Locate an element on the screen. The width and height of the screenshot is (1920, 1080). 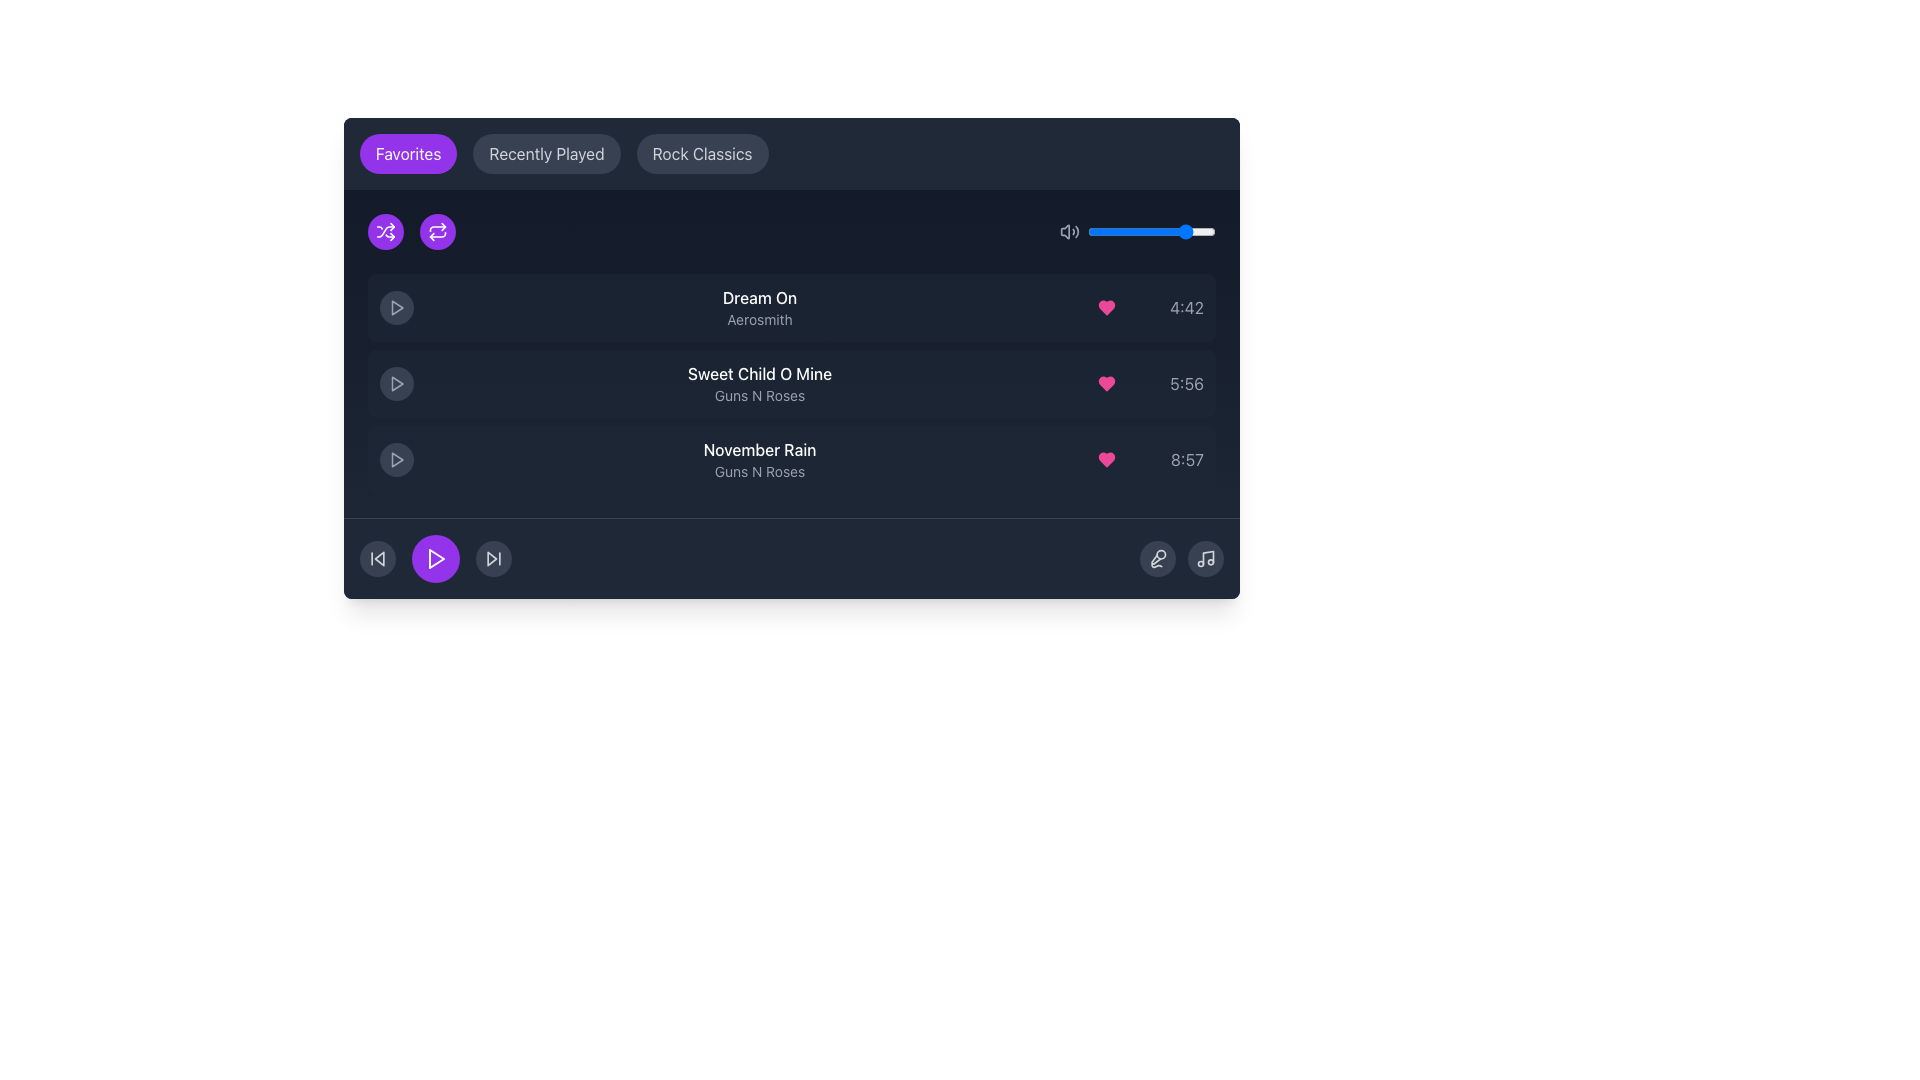
the play button, which is a right-pointing triangle icon with a purple circular background located in the central bottom section of the interface is located at coordinates (435, 559).